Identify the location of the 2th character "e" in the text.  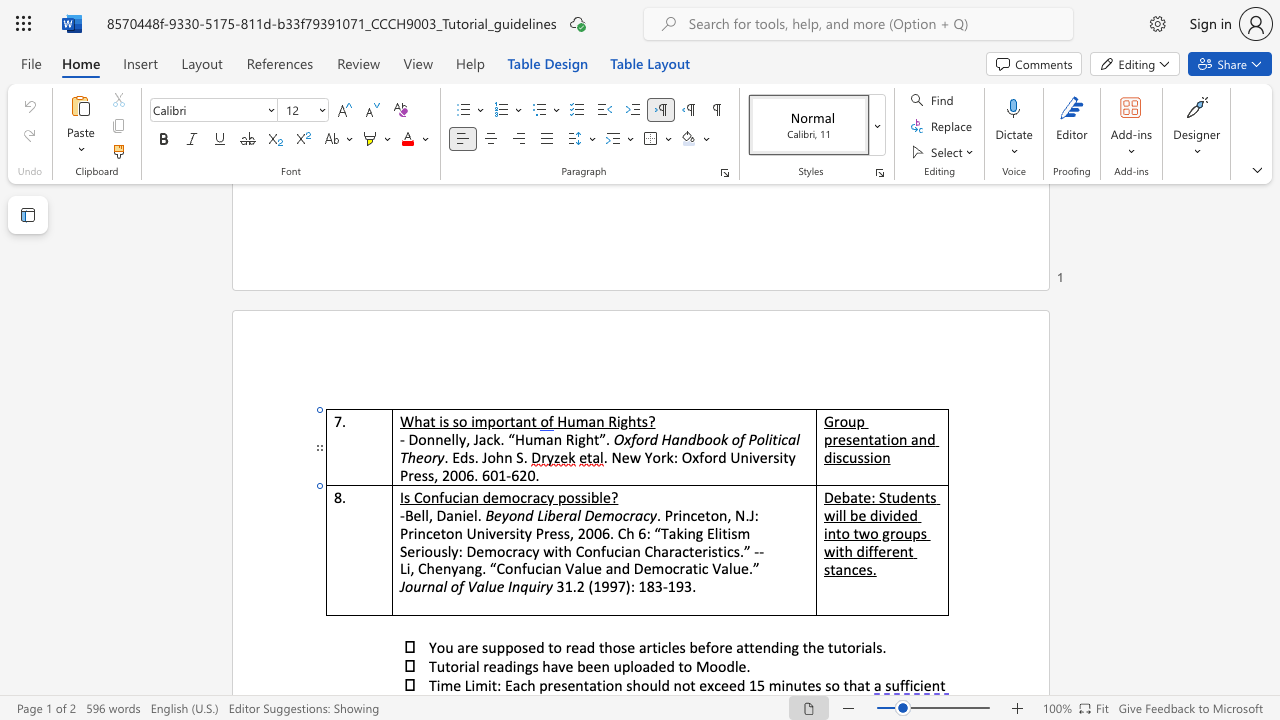
(856, 438).